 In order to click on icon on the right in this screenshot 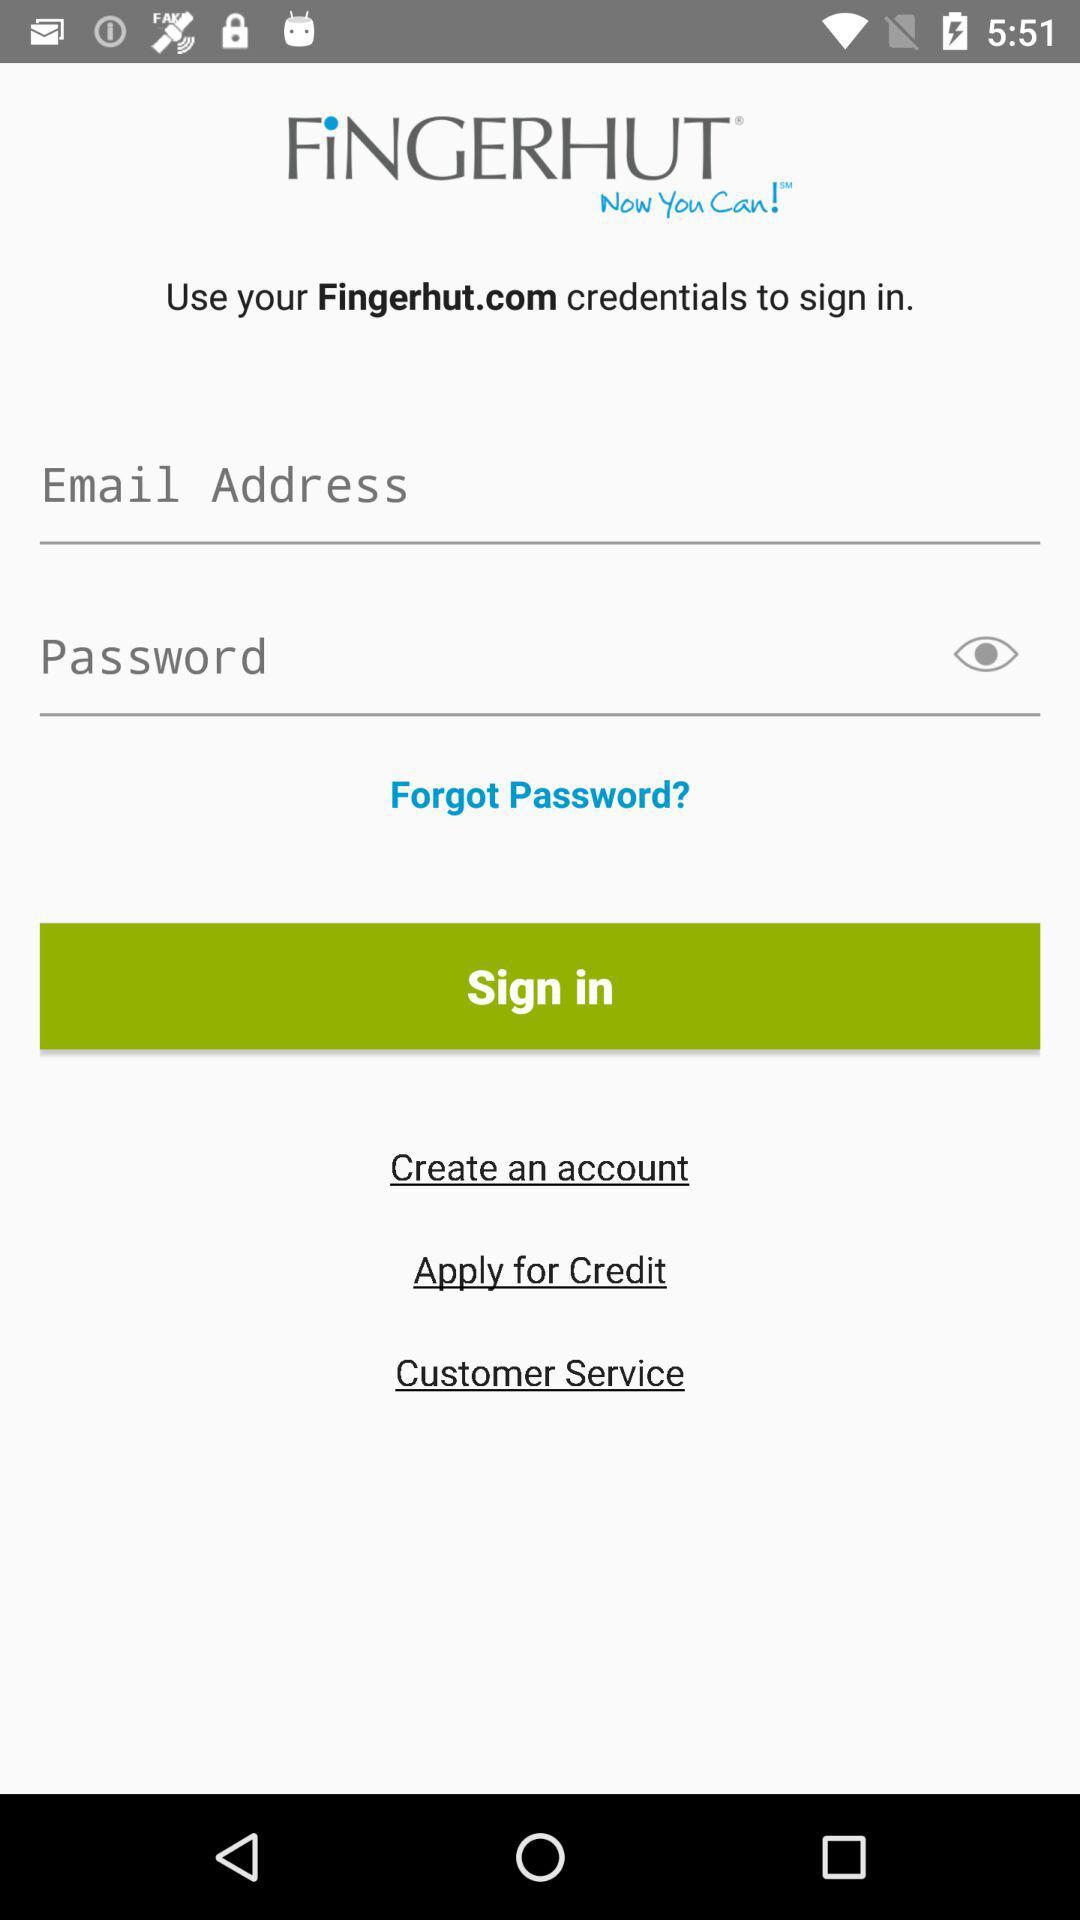, I will do `click(986, 654)`.